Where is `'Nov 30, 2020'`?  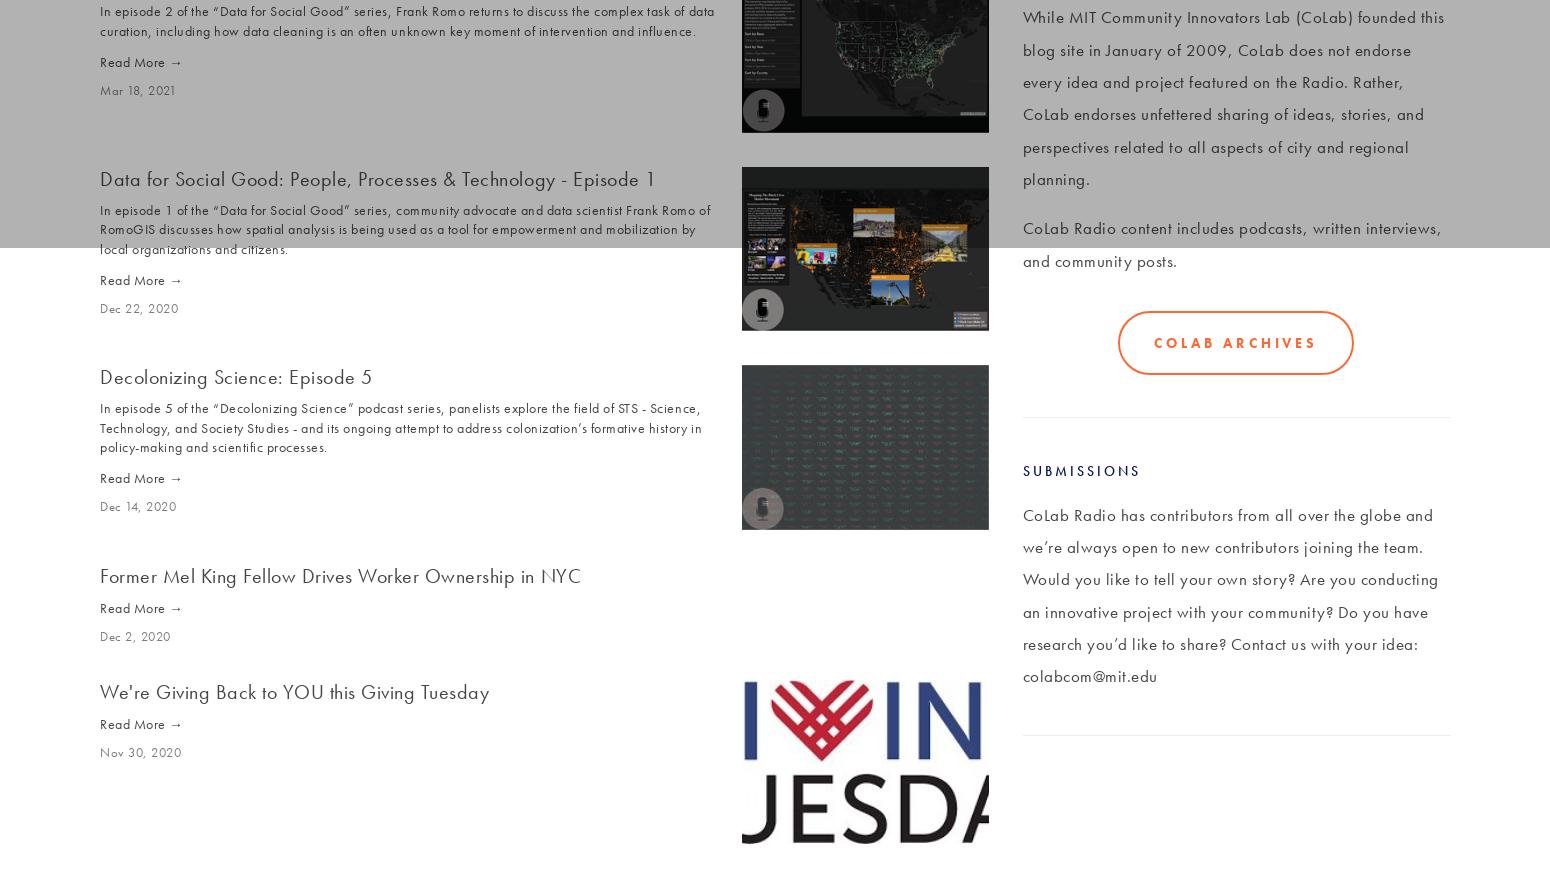 'Nov 30, 2020' is located at coordinates (99, 751).